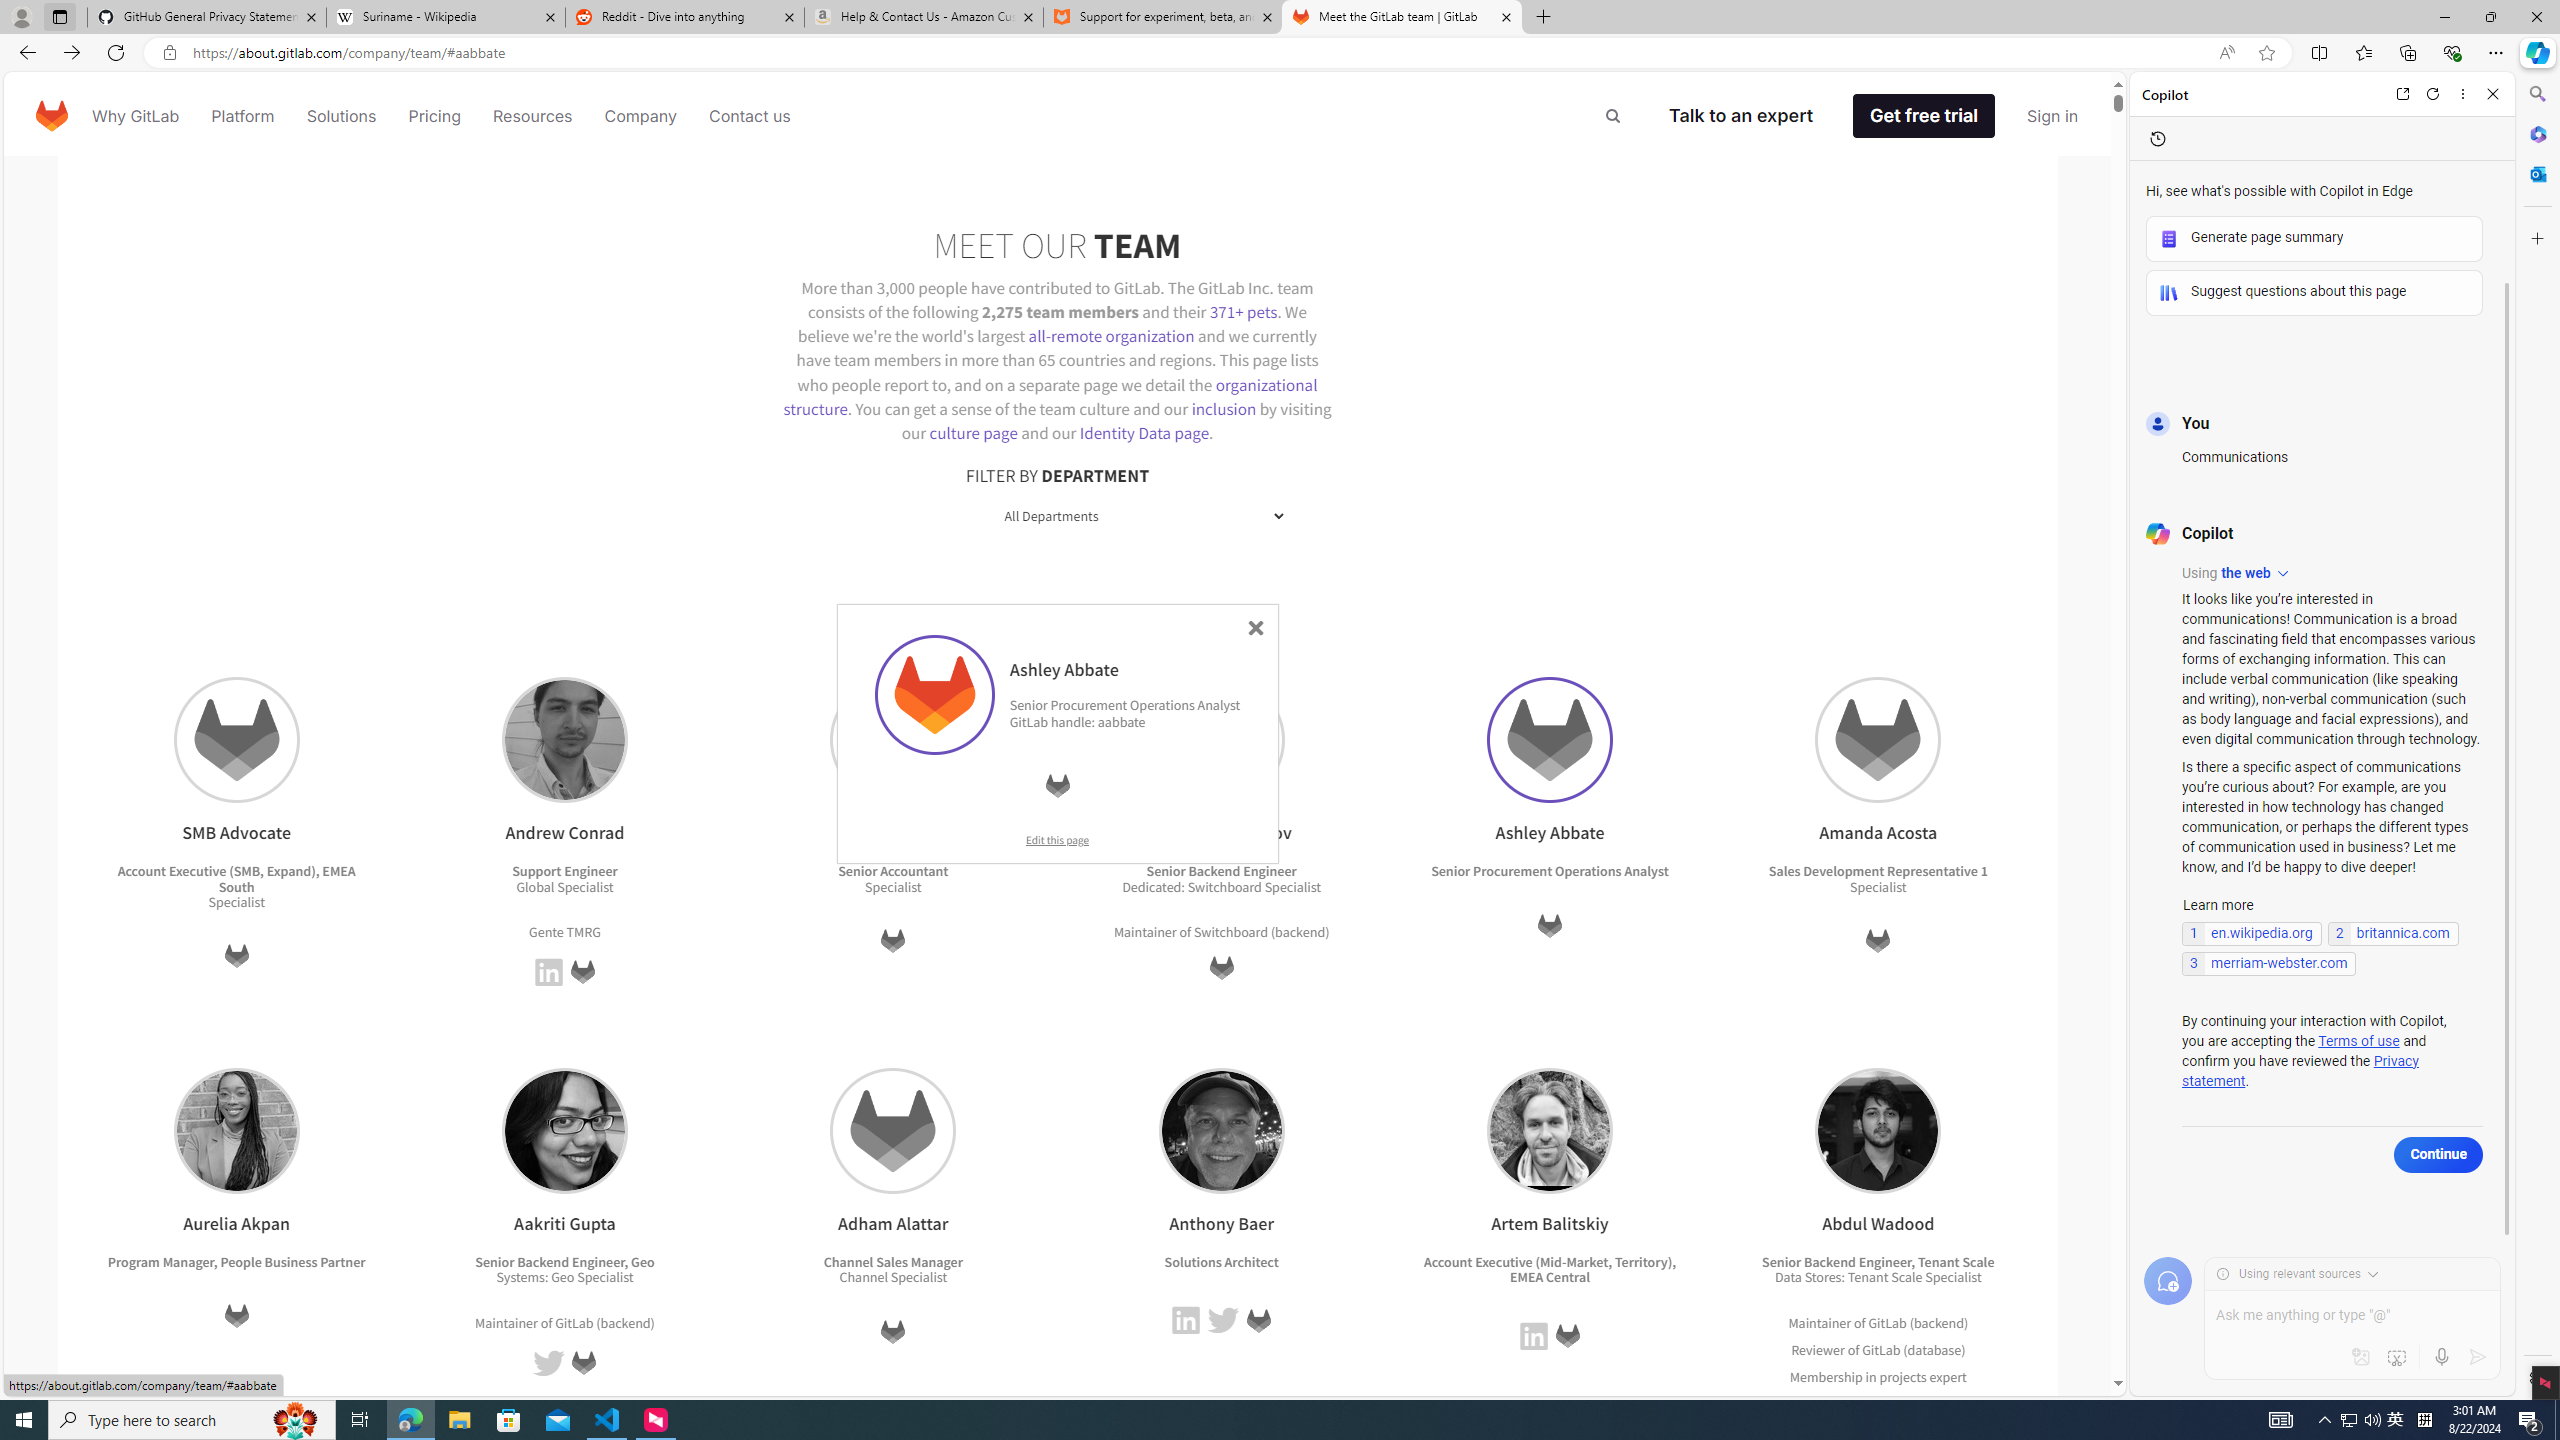 The width and height of the screenshot is (2560, 1440). I want to click on 'Channel Sales Manager', so click(892, 1260).